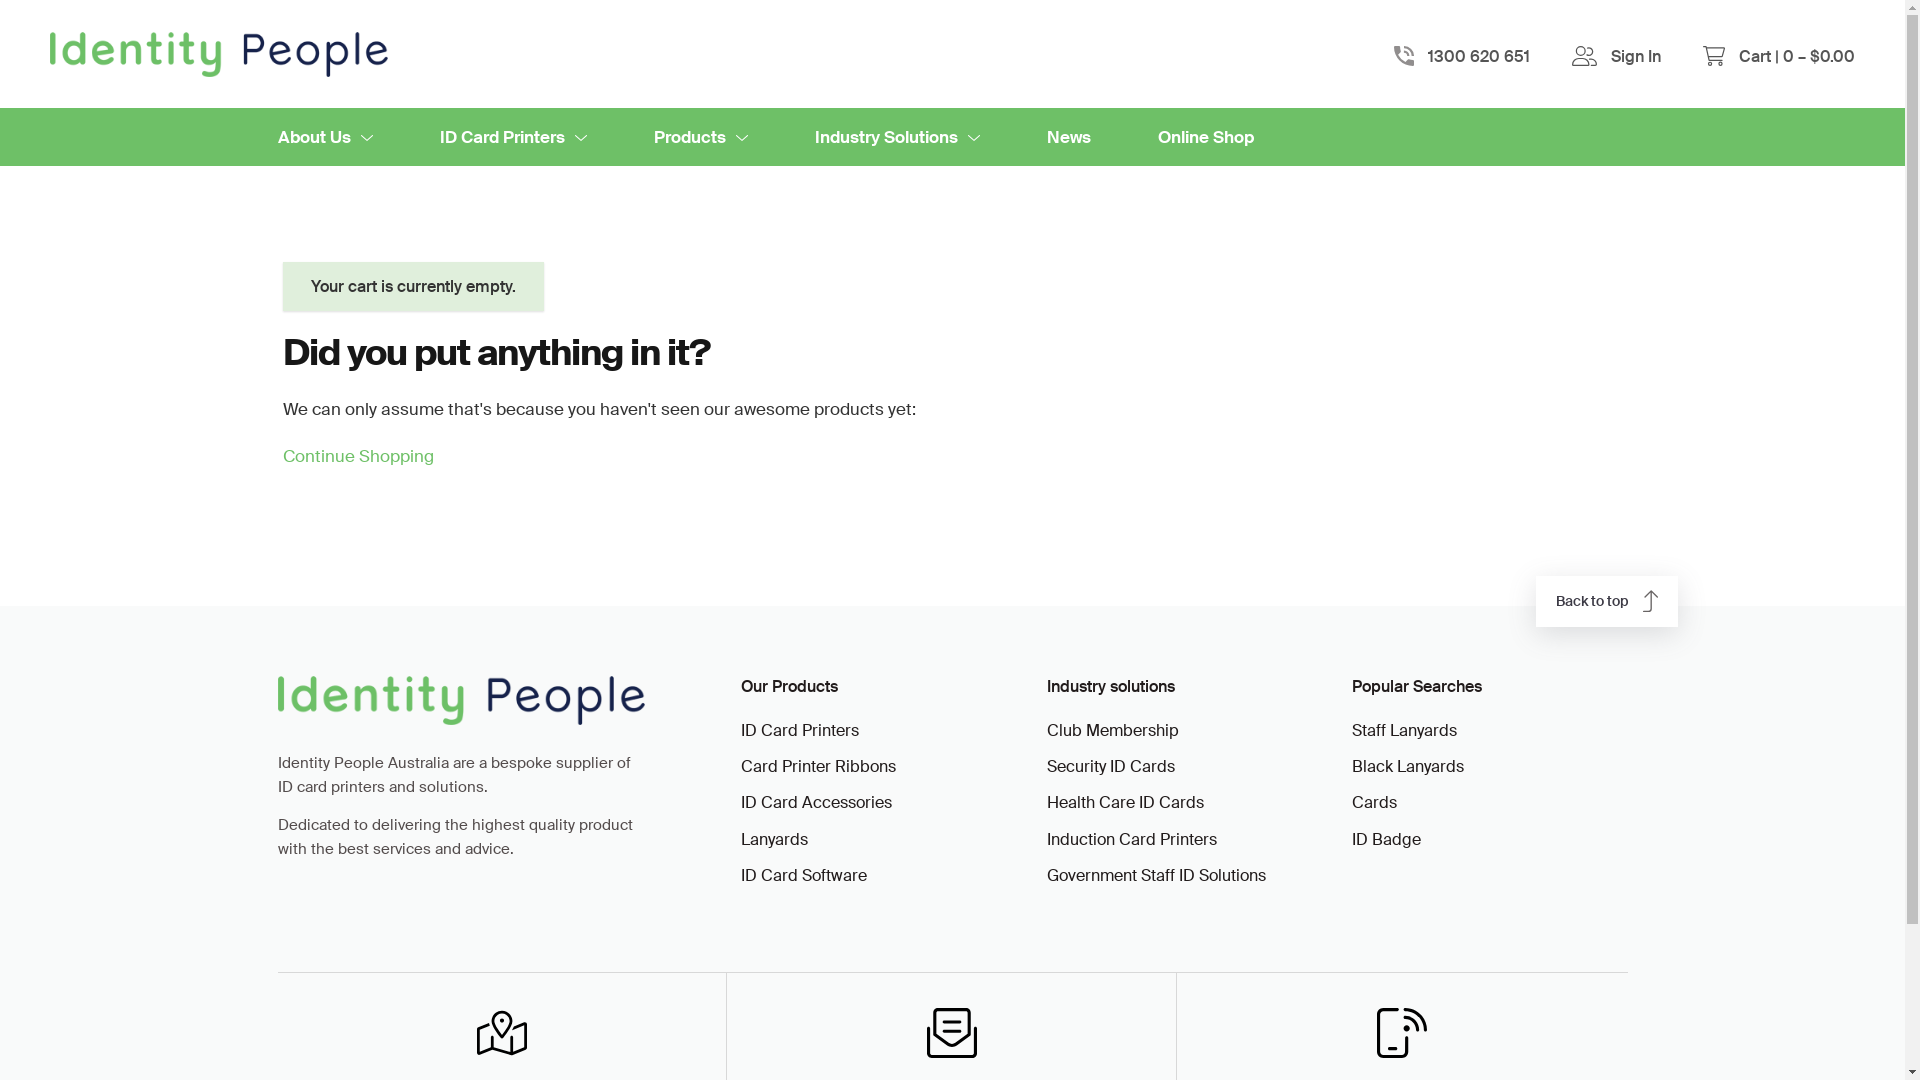 This screenshot has height=1080, width=1920. Describe the element at coordinates (873, 801) in the screenshot. I see `'ID Card Accessories'` at that location.